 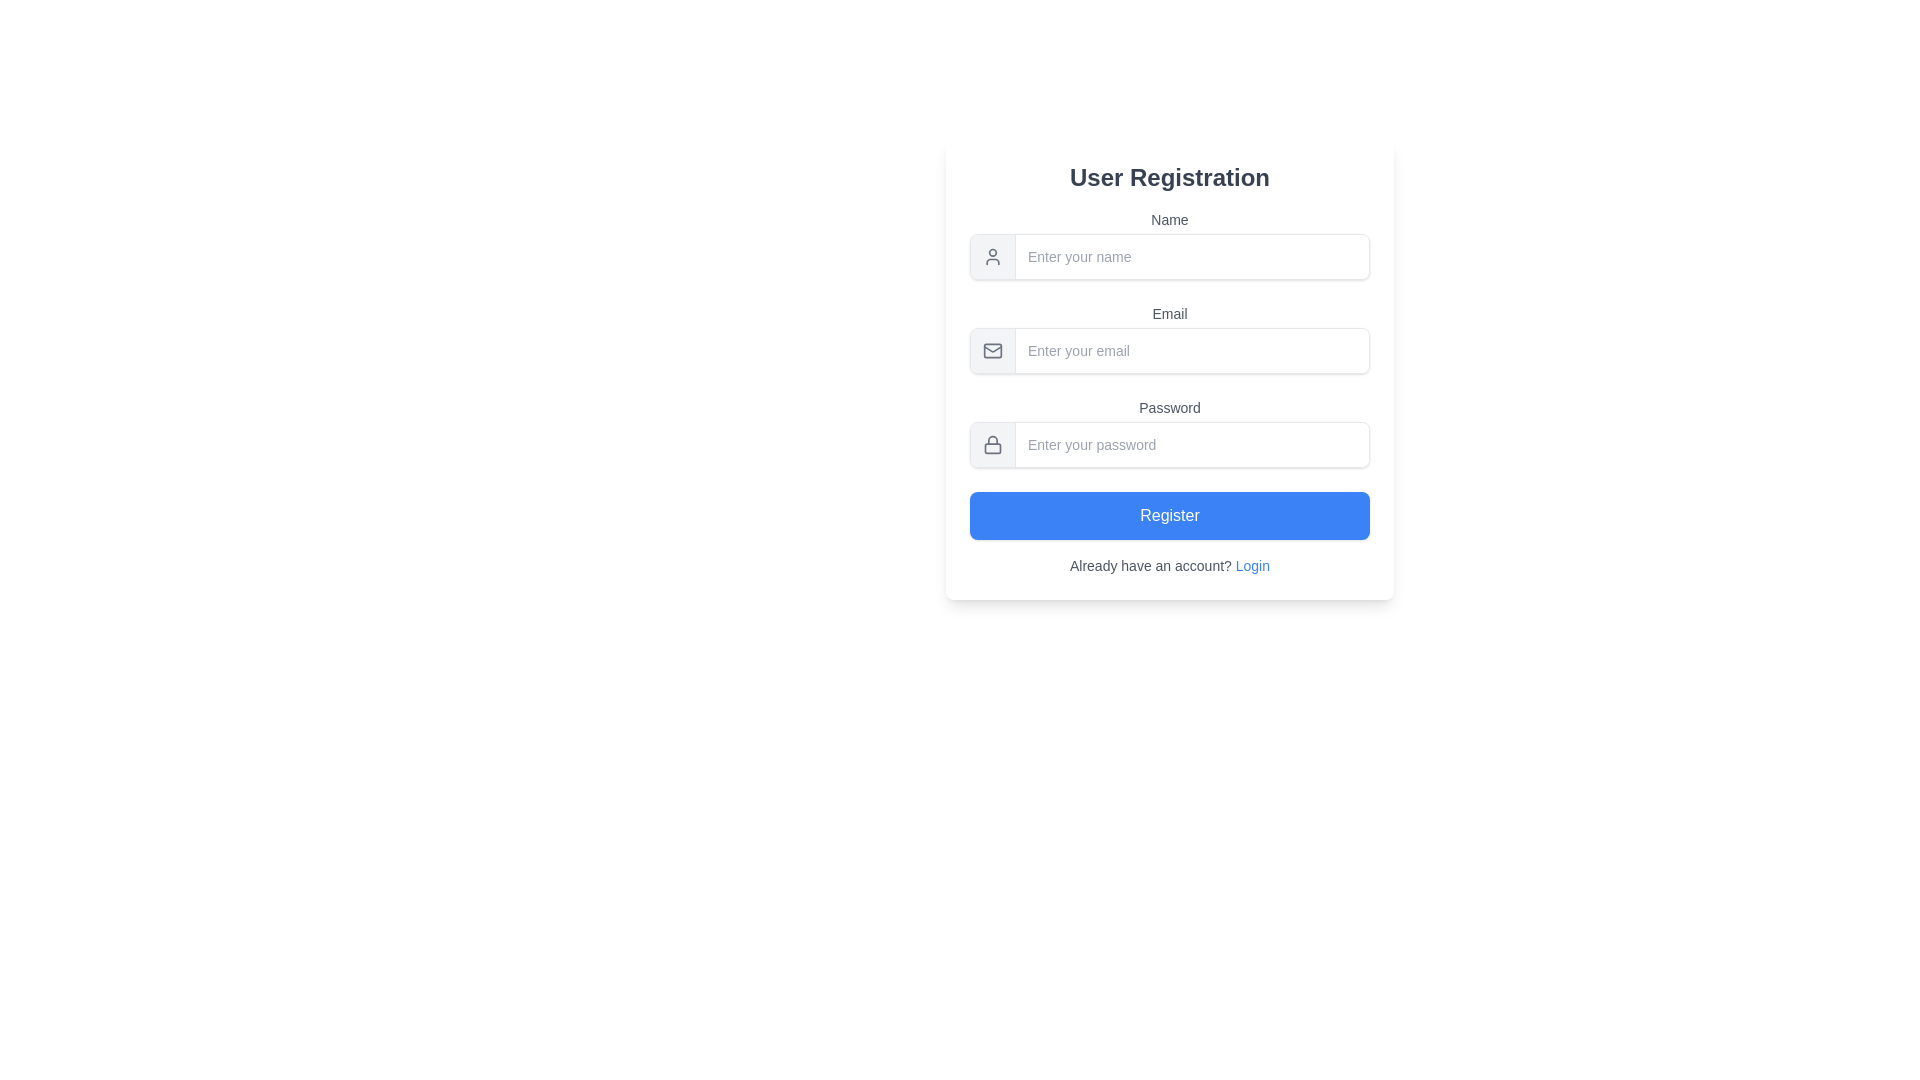 What do you see at coordinates (993, 256) in the screenshot?
I see `the user icon, which is a simple figure of a person styled in gray, located to the left of the 'Name' input field in the 'User Registration' form` at bounding box center [993, 256].